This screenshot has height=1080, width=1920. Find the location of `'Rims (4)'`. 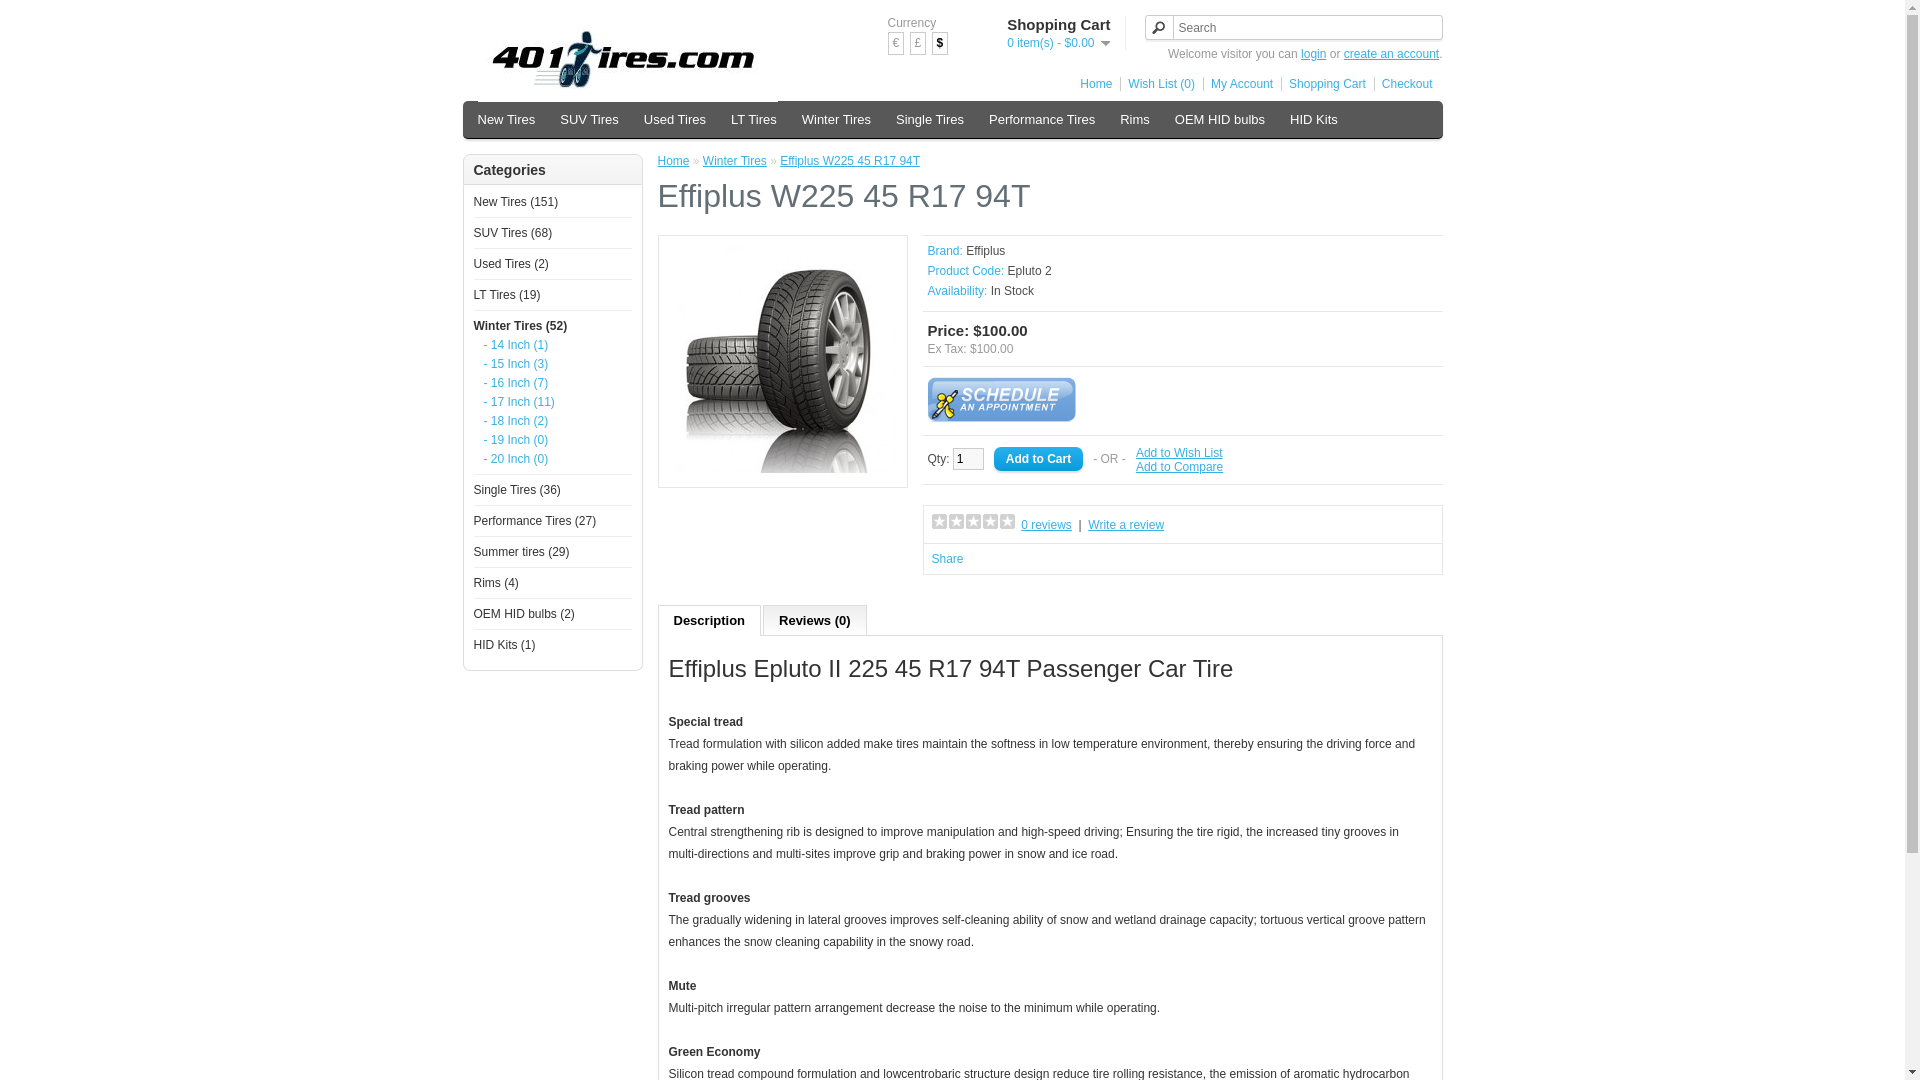

'Rims (4)' is located at coordinates (496, 582).